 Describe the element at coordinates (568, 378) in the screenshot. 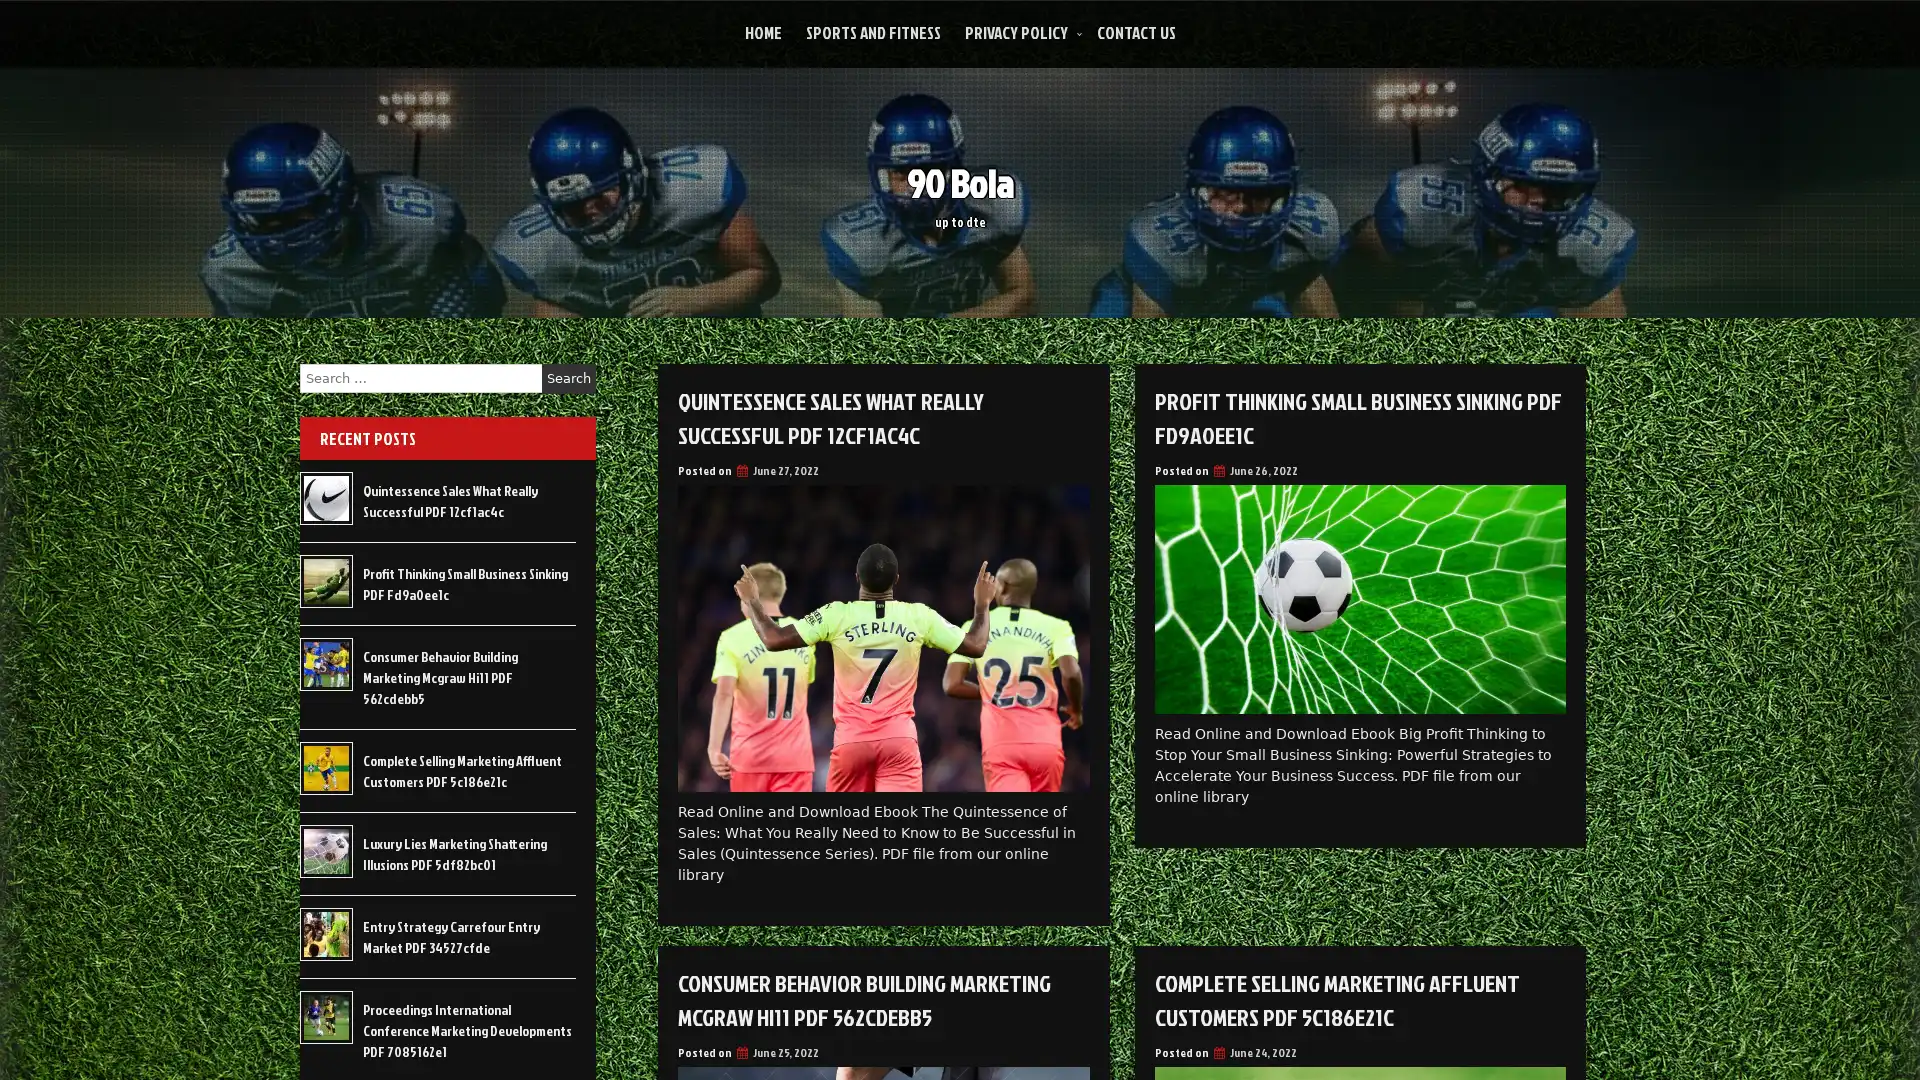

I see `Search` at that location.